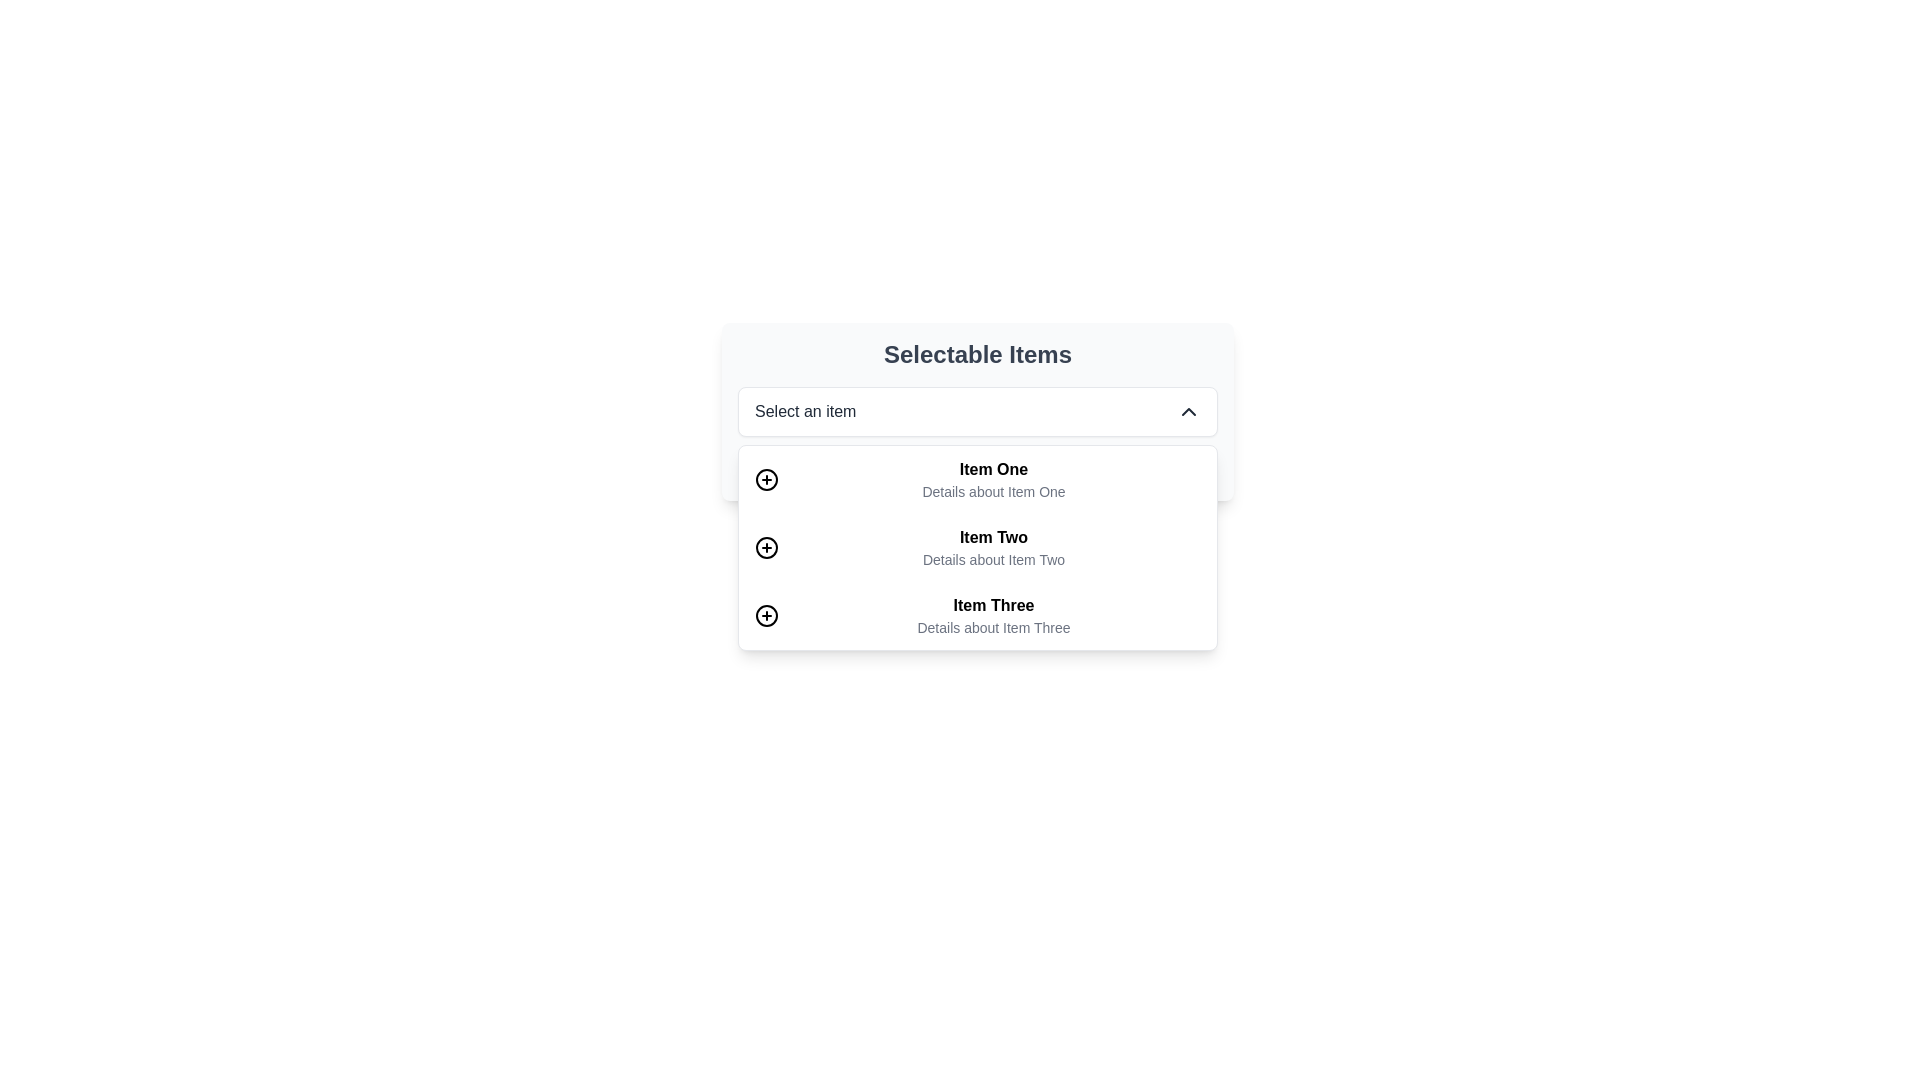  Describe the element at coordinates (978, 479) in the screenshot. I see `the first list item in the dropdown menu` at that location.